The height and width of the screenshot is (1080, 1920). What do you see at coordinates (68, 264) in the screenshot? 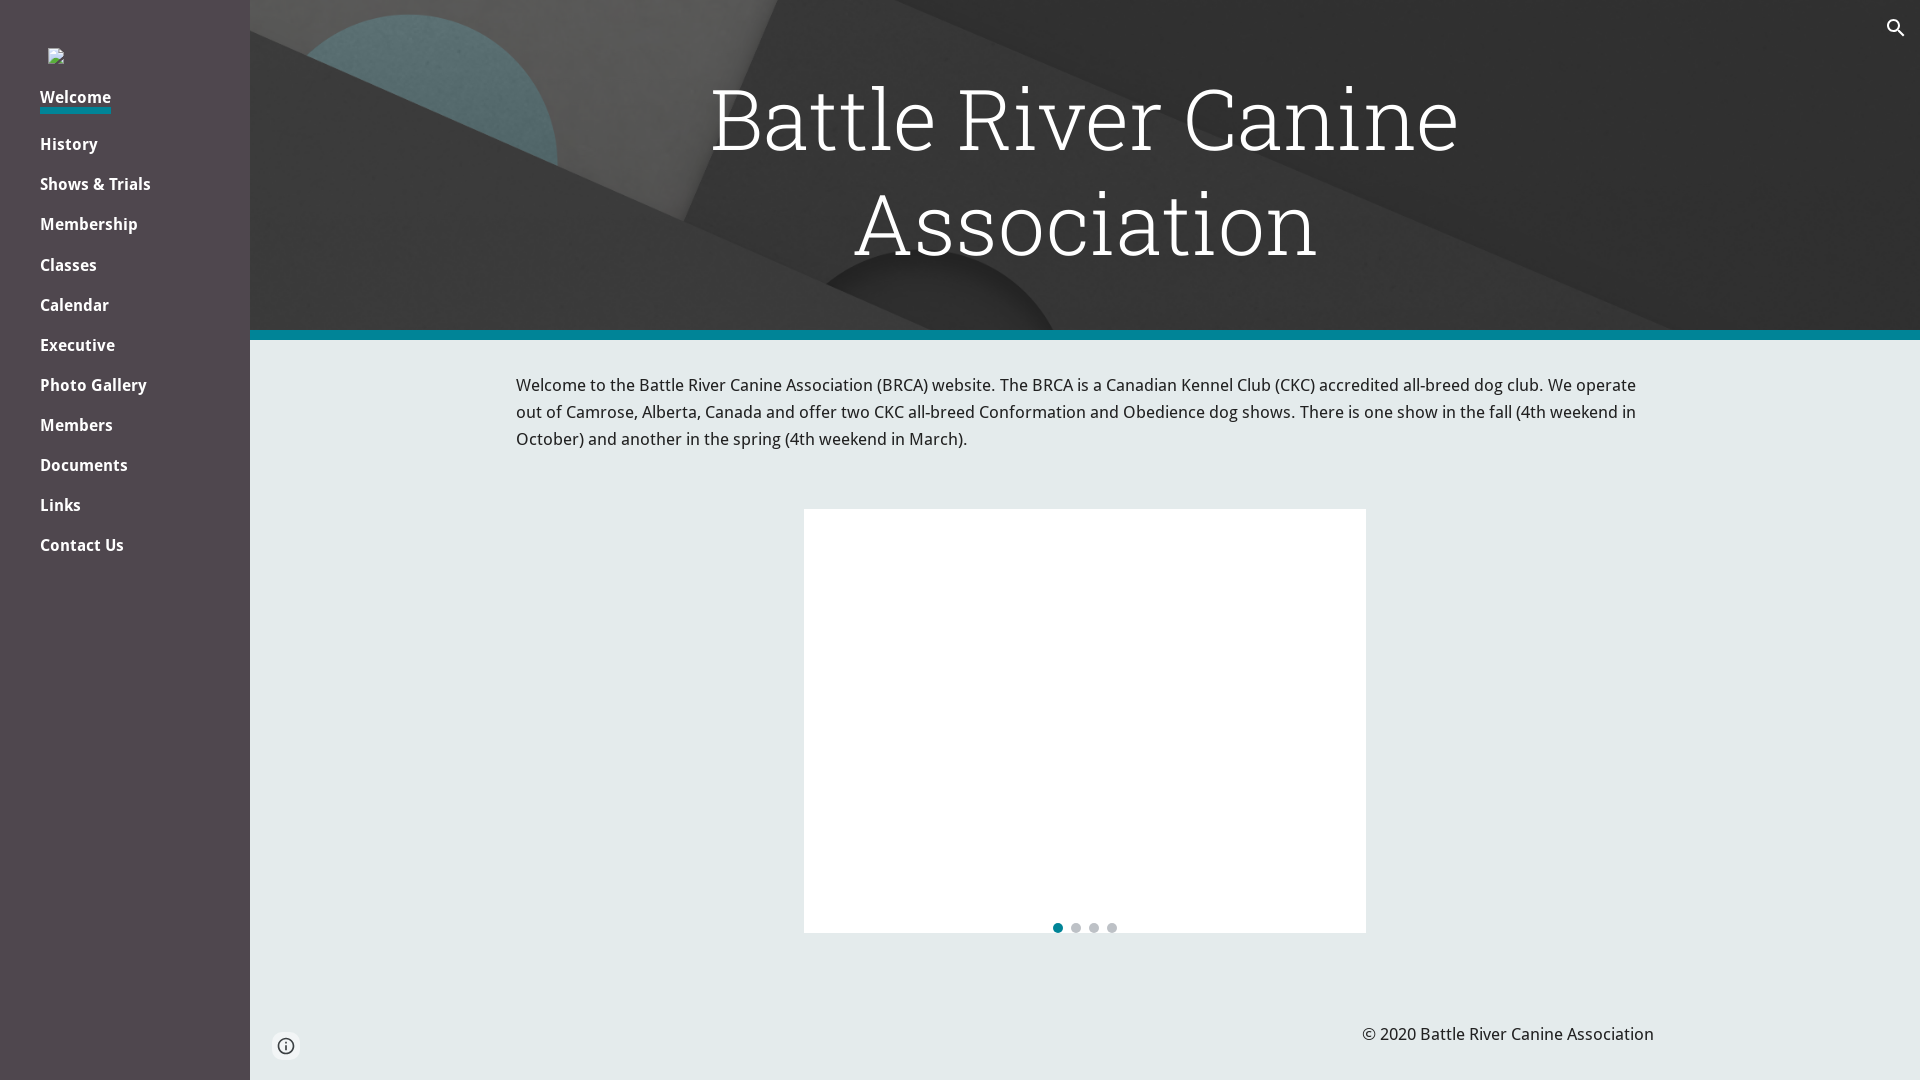
I see `'Classes'` at bounding box center [68, 264].